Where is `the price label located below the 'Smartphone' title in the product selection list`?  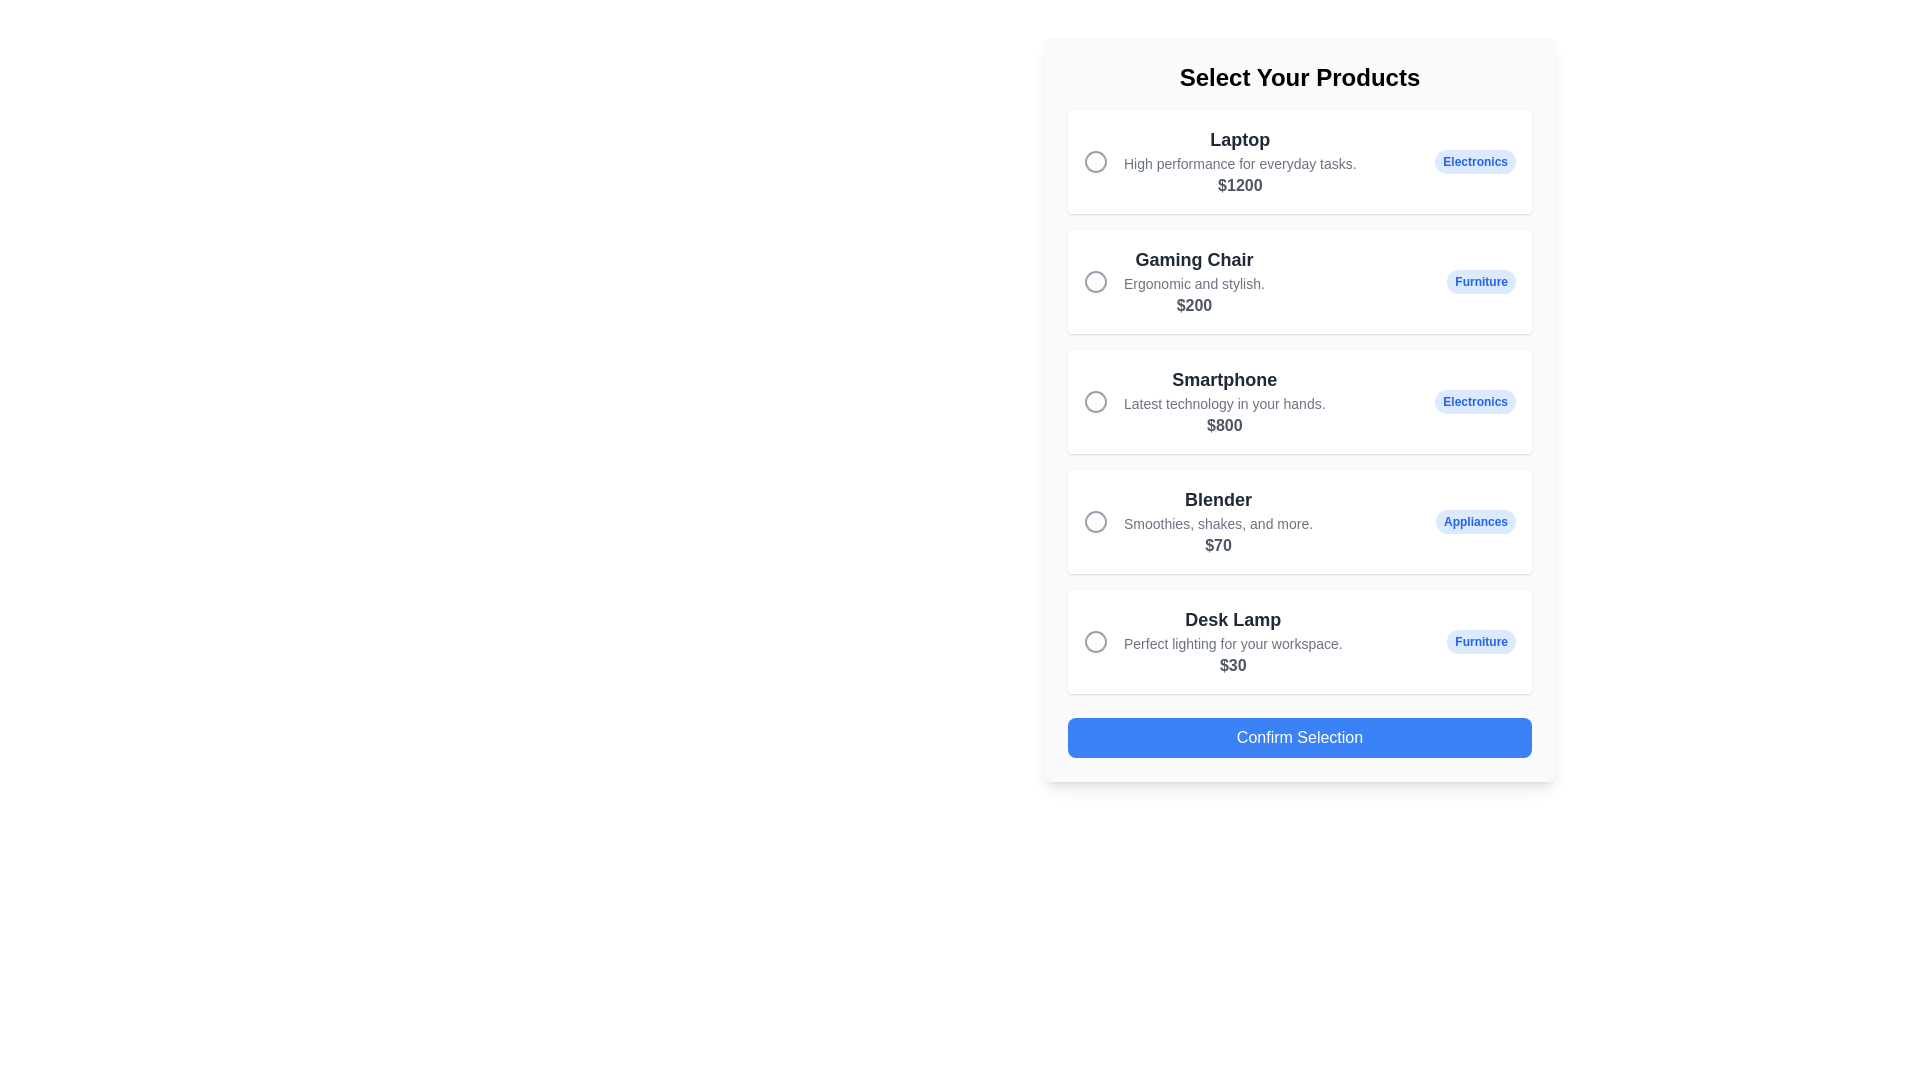 the price label located below the 'Smartphone' title in the product selection list is located at coordinates (1223, 424).